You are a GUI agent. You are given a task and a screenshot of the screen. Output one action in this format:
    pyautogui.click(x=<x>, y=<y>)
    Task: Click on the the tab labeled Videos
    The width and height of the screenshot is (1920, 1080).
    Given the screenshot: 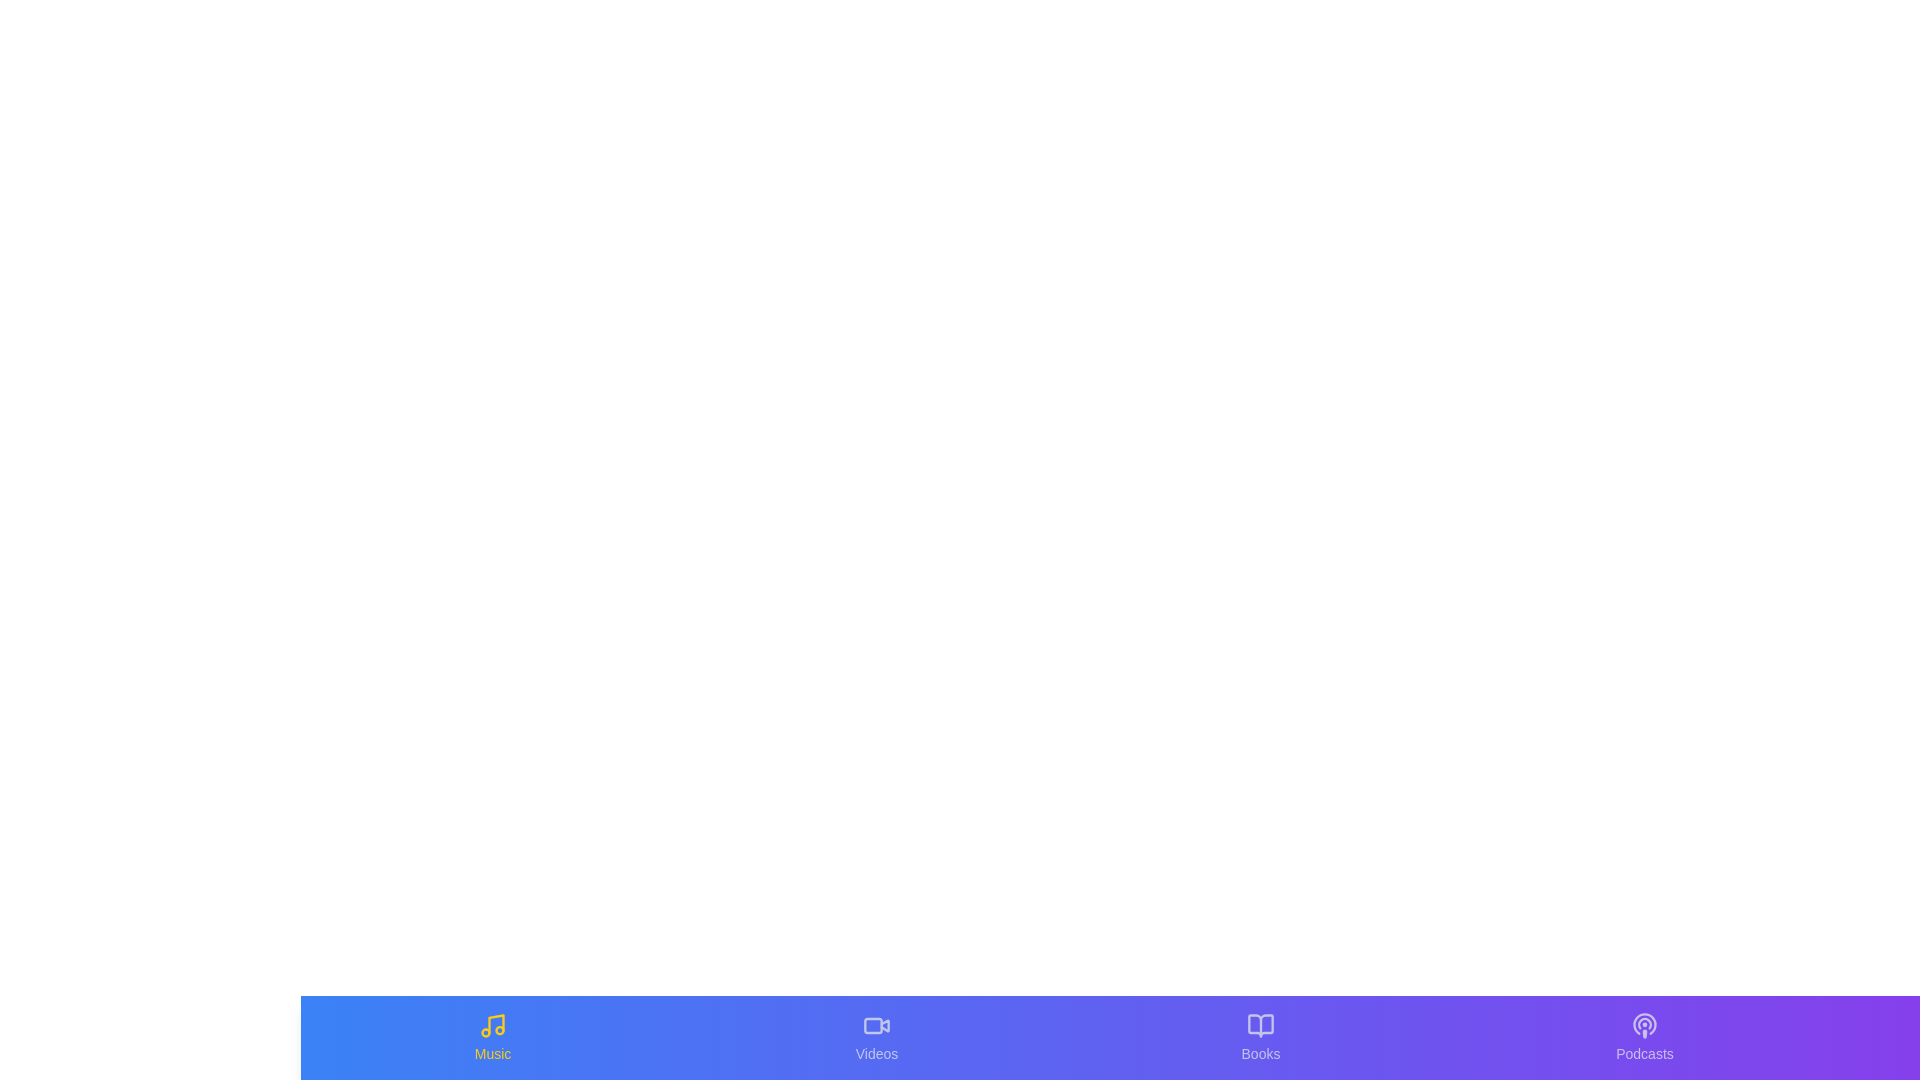 What is the action you would take?
    pyautogui.click(x=877, y=1036)
    